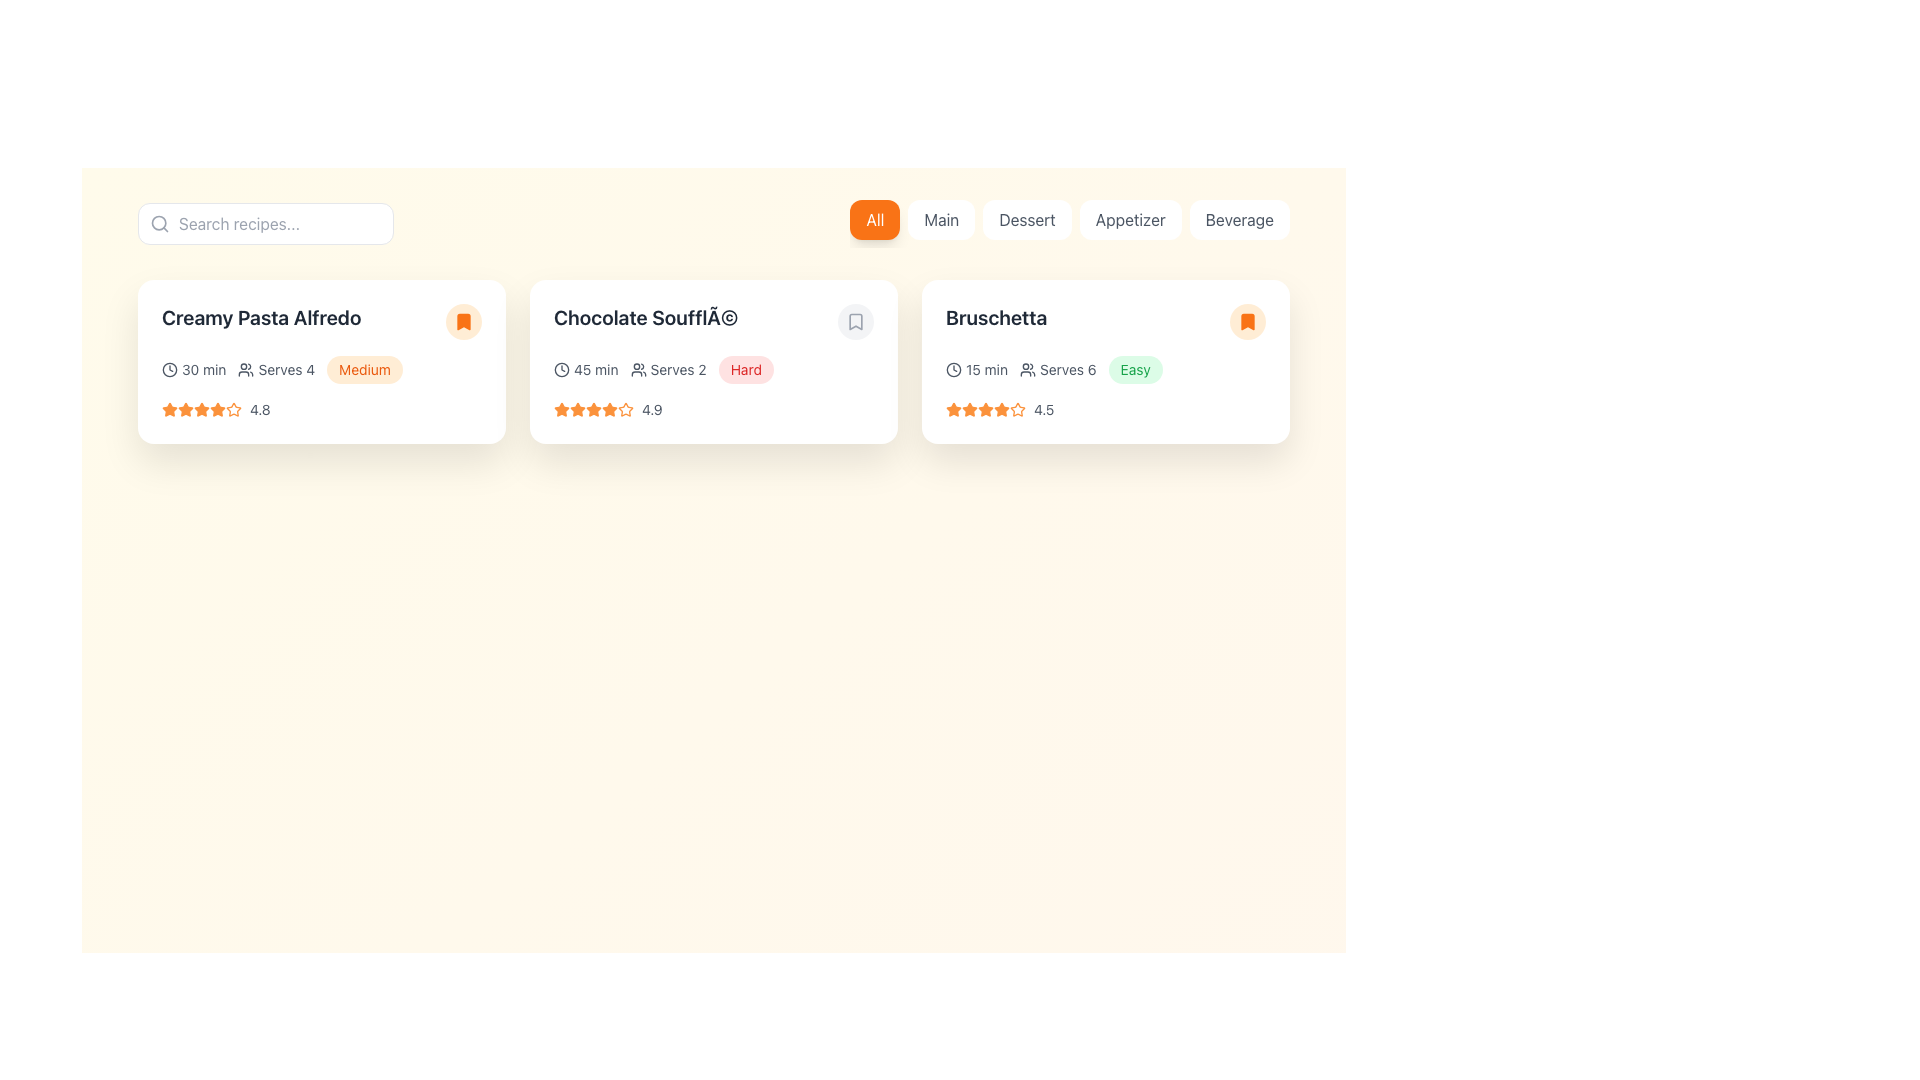  What do you see at coordinates (321, 370) in the screenshot?
I see `the informational text block with iconography that includes a clock icon, user icon, and a medium badge in the 'Creamy Pasta Alfredo' card` at bounding box center [321, 370].